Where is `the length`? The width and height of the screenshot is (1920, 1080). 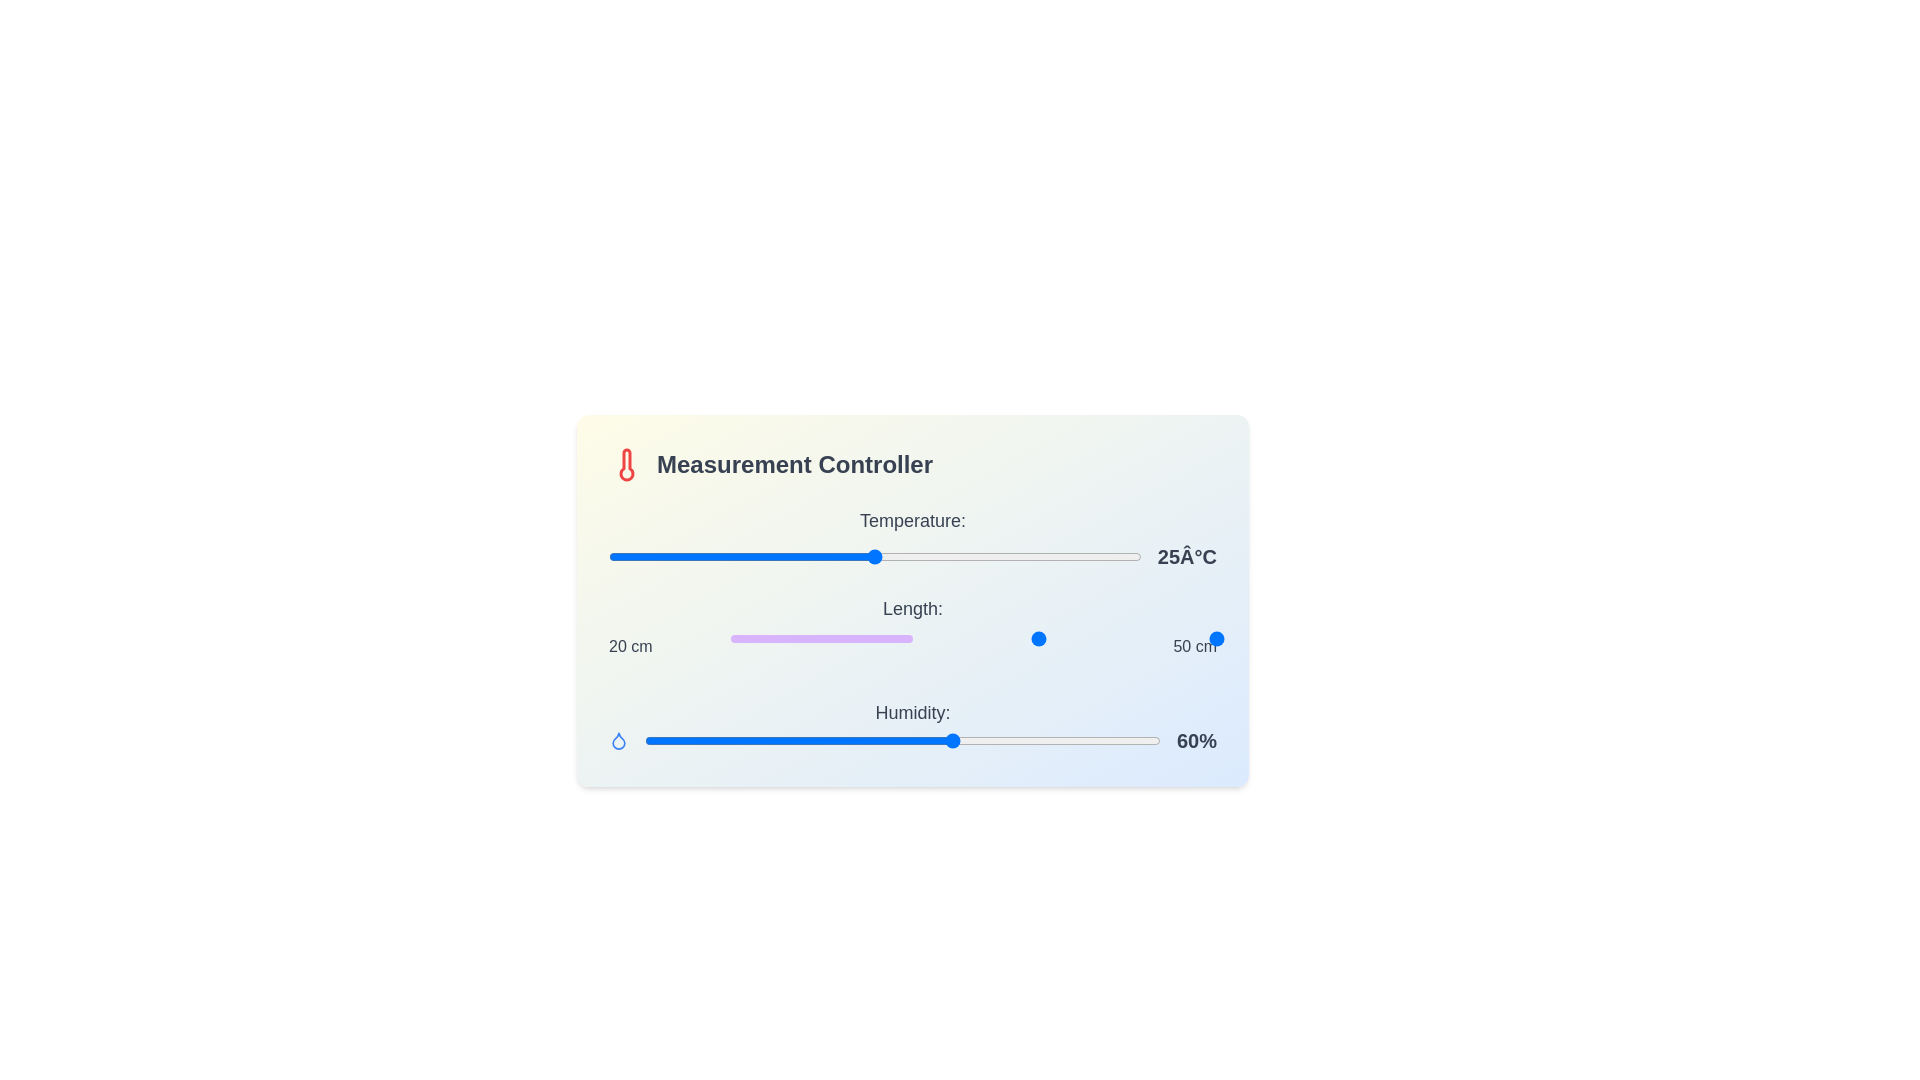 the length is located at coordinates (1135, 639).